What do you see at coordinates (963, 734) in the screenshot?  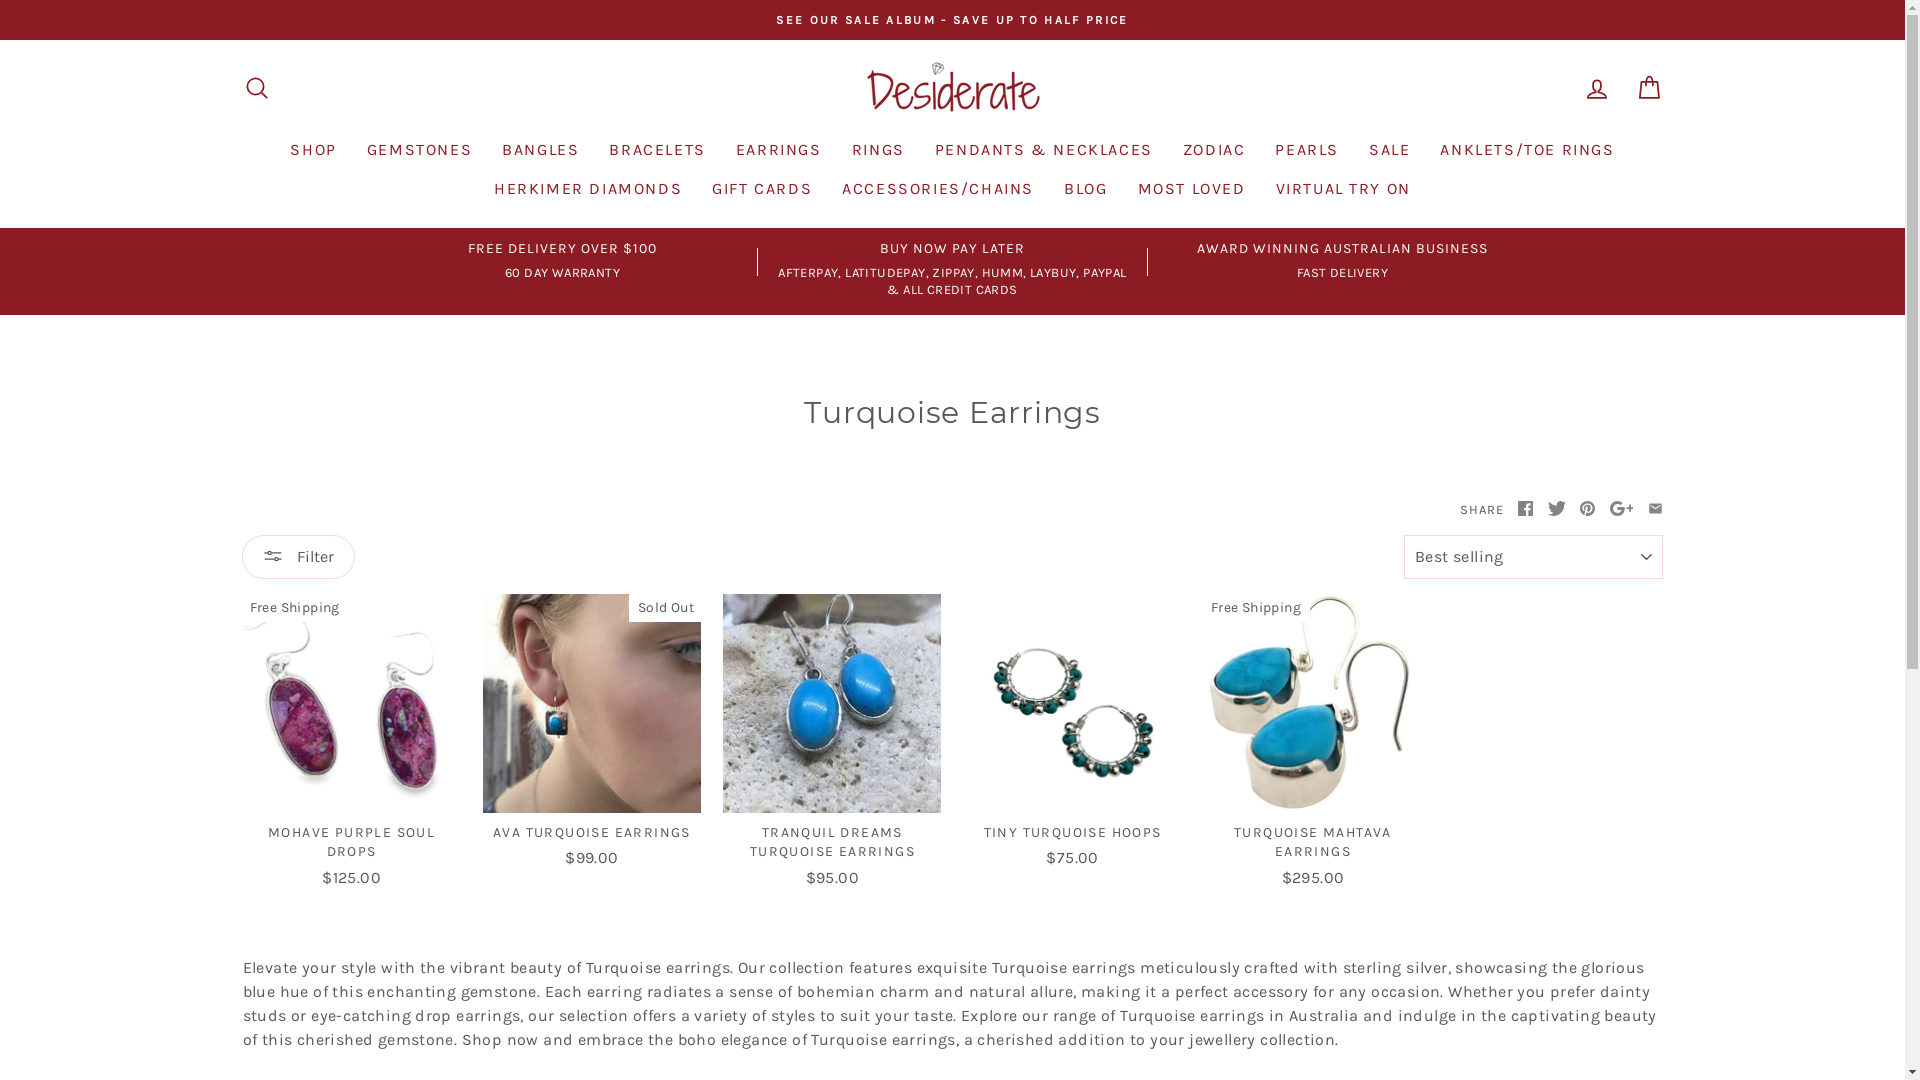 I see `'TINY TURQUOISE HOOPS` at bounding box center [963, 734].